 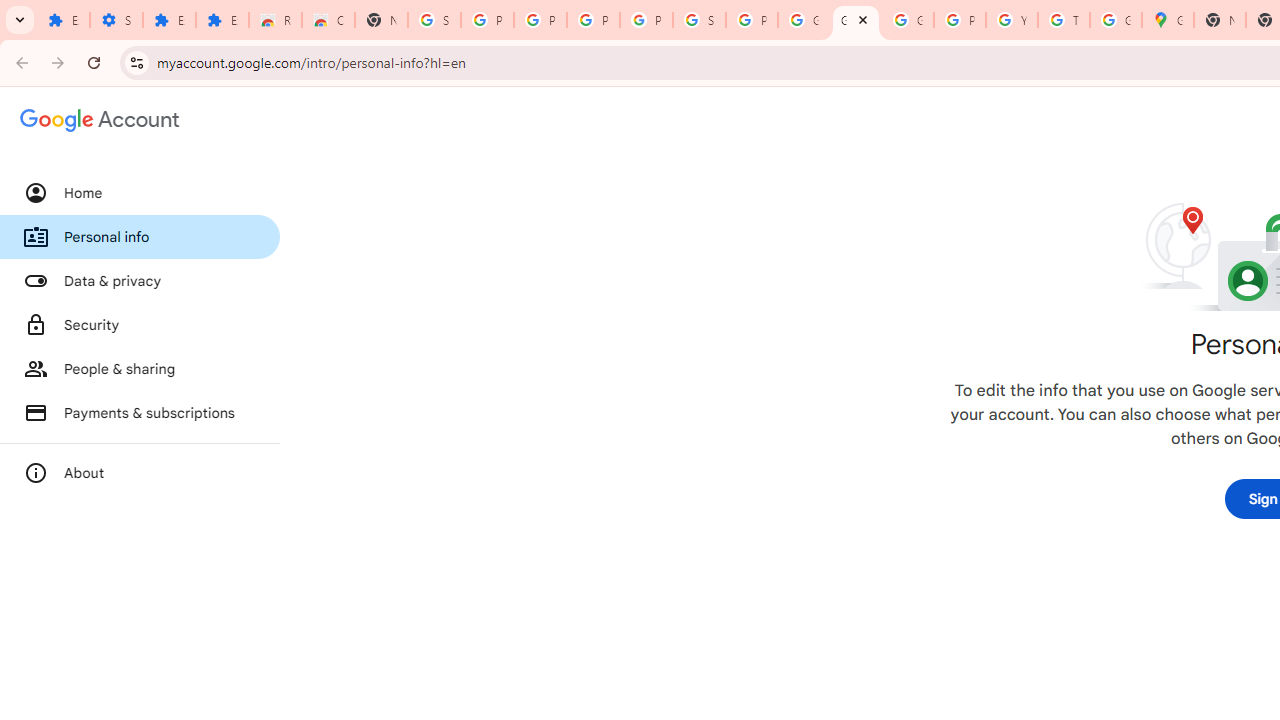 What do you see at coordinates (139, 236) in the screenshot?
I see `'Personal info'` at bounding box center [139, 236].